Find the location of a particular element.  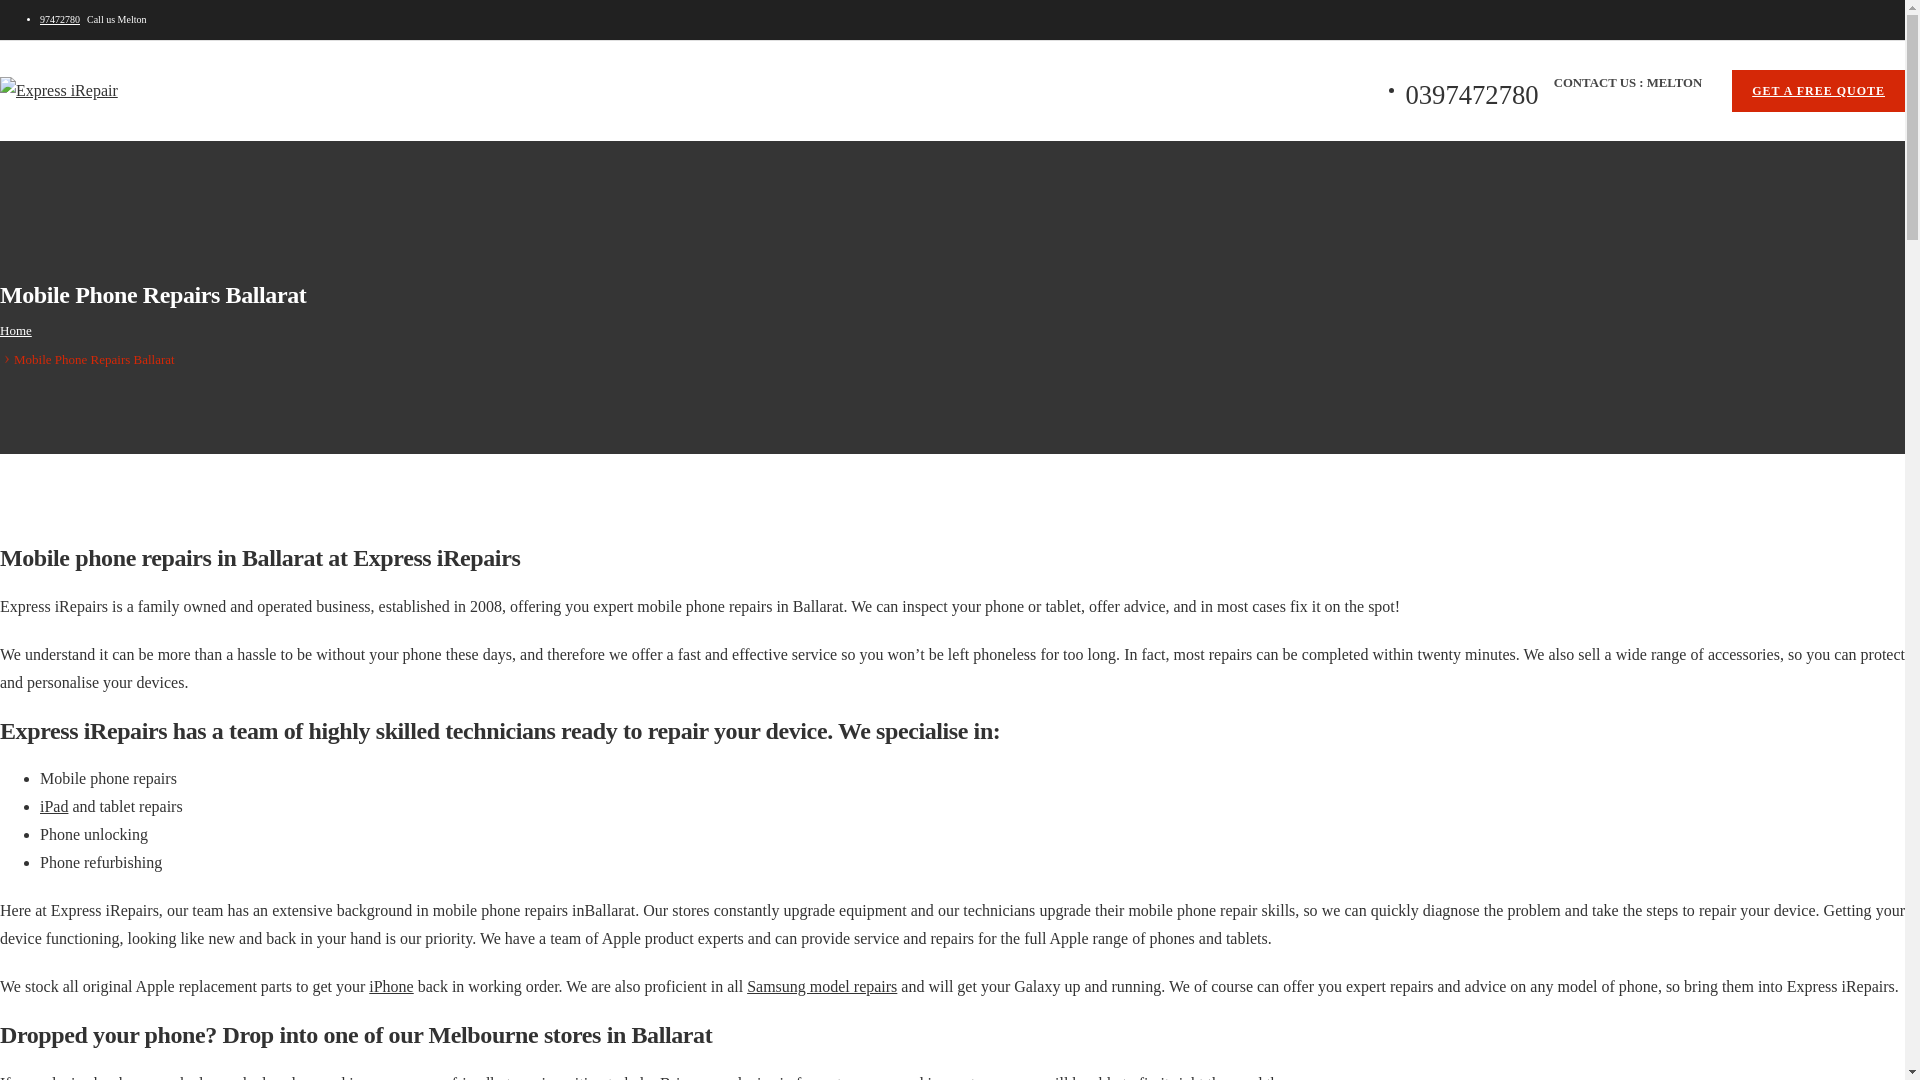

'97472780' is located at coordinates (39, 19).